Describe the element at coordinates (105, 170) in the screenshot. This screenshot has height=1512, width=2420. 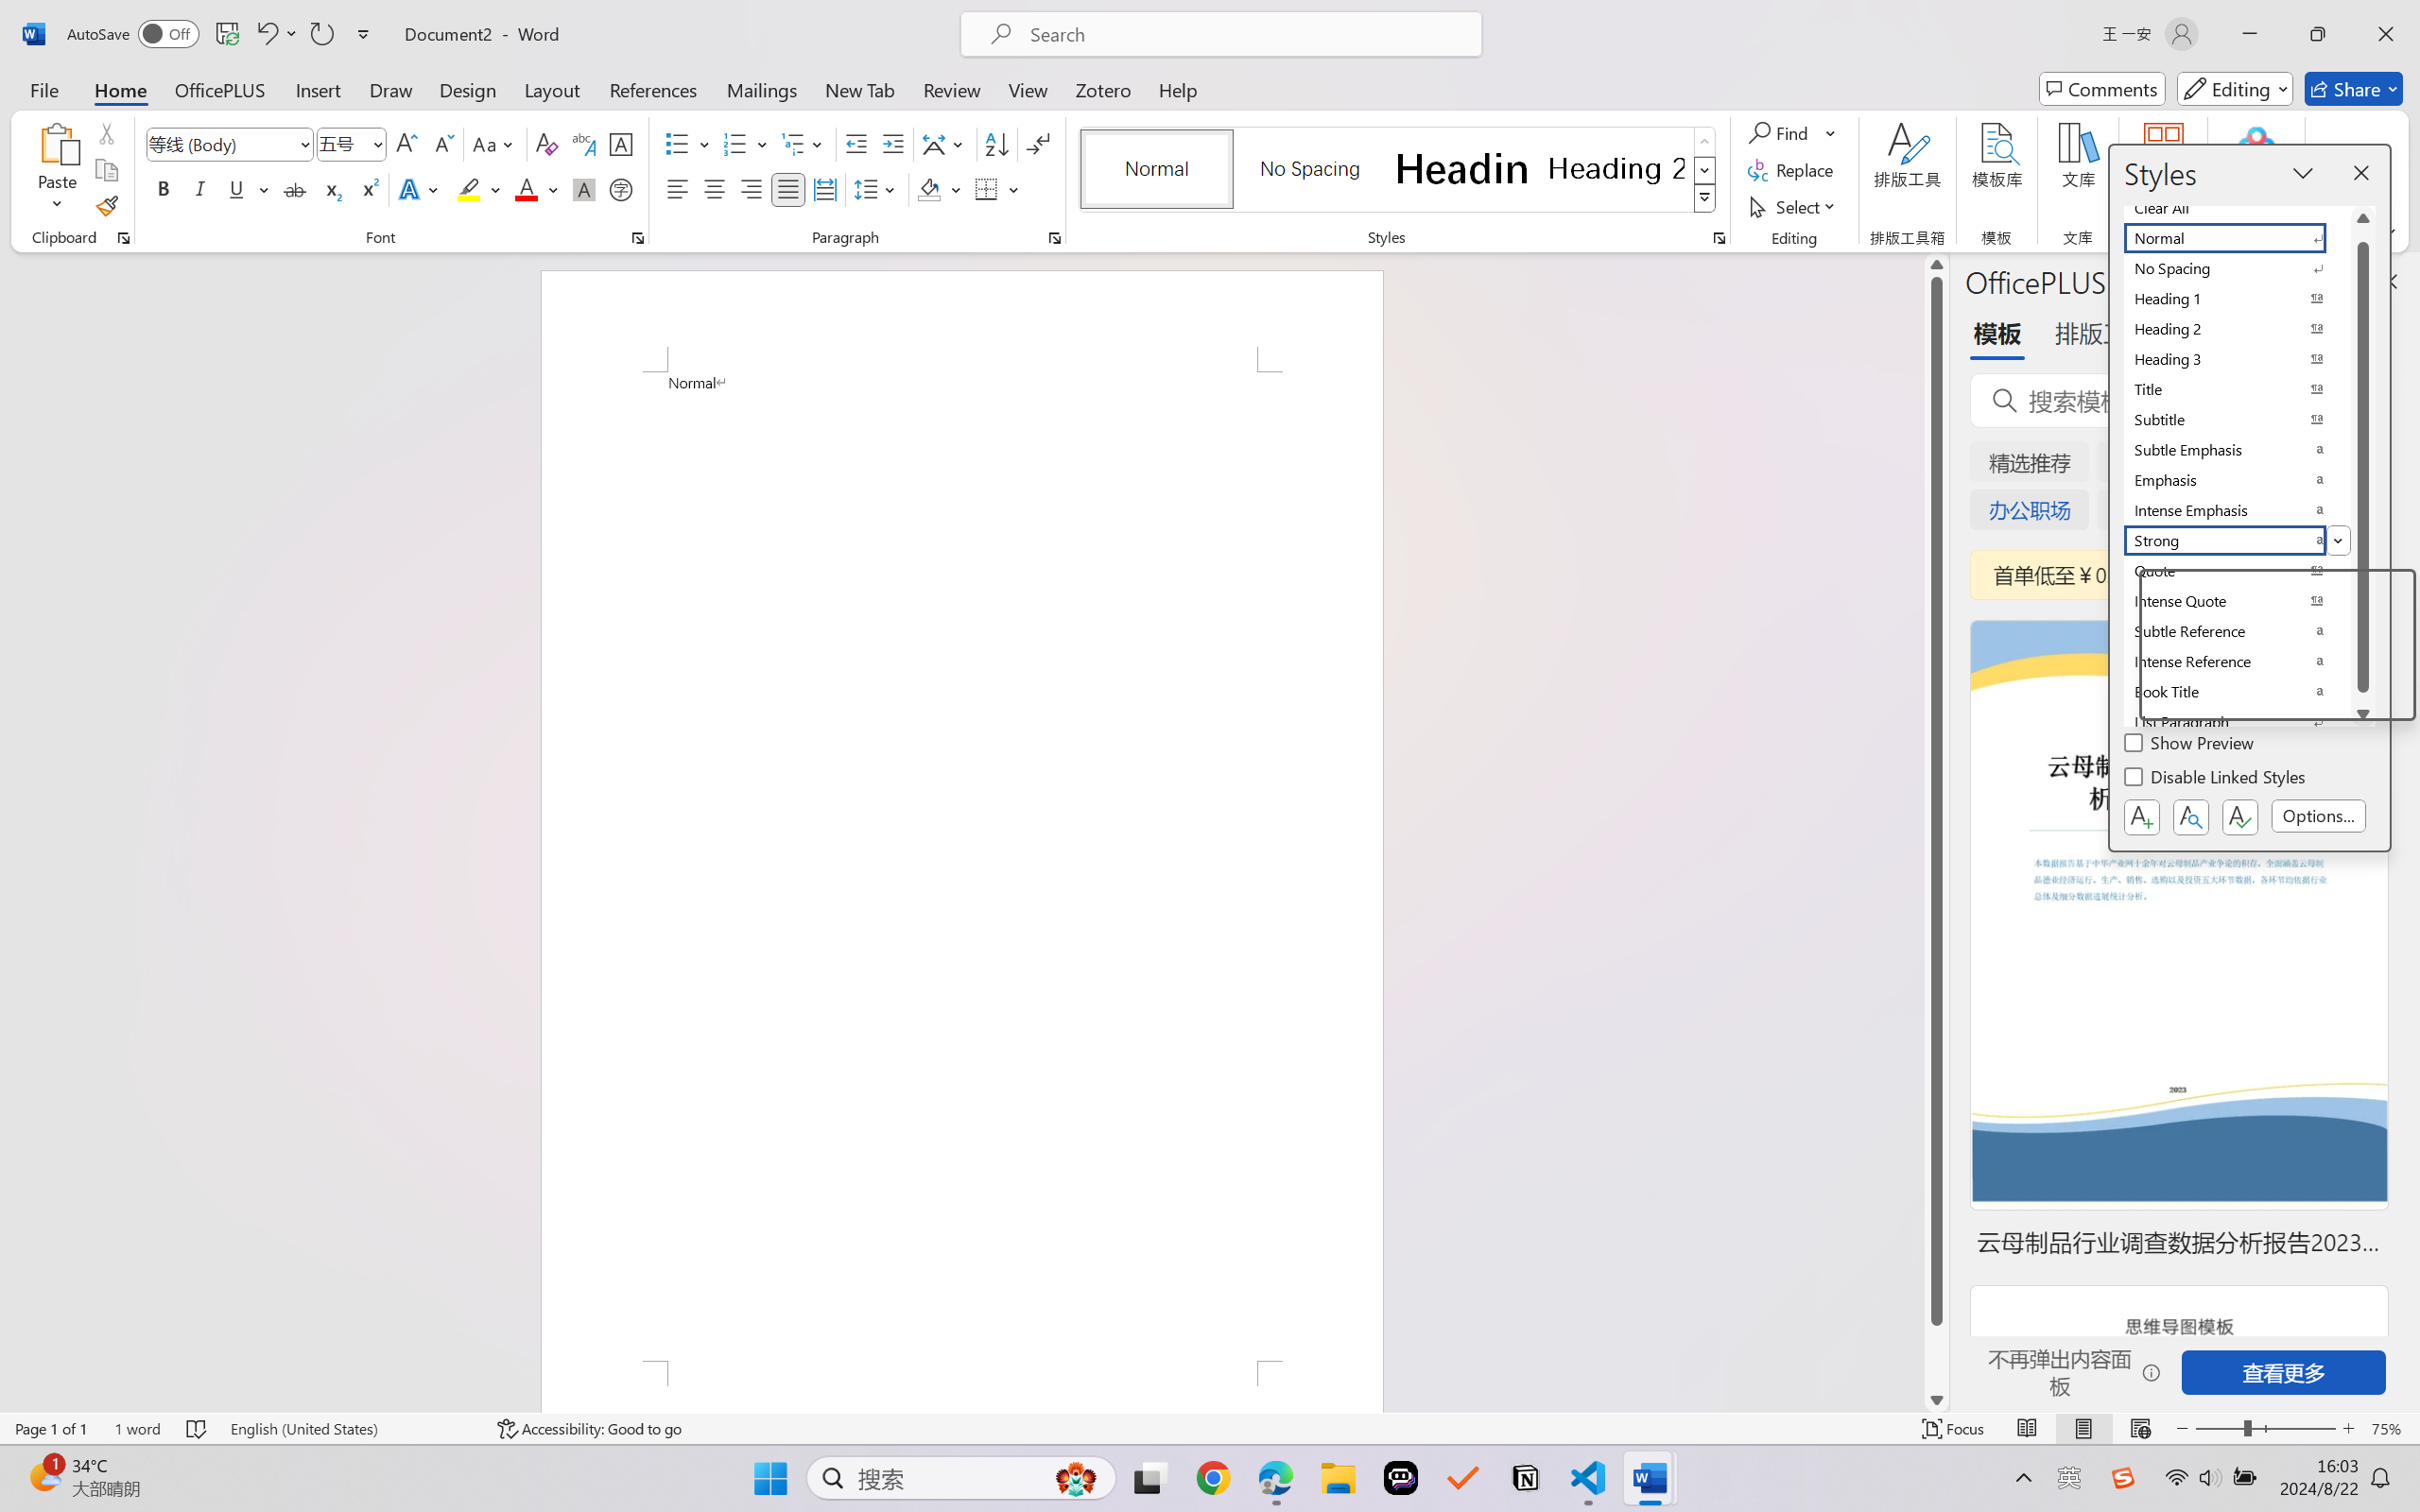
I see `'Copy'` at that location.